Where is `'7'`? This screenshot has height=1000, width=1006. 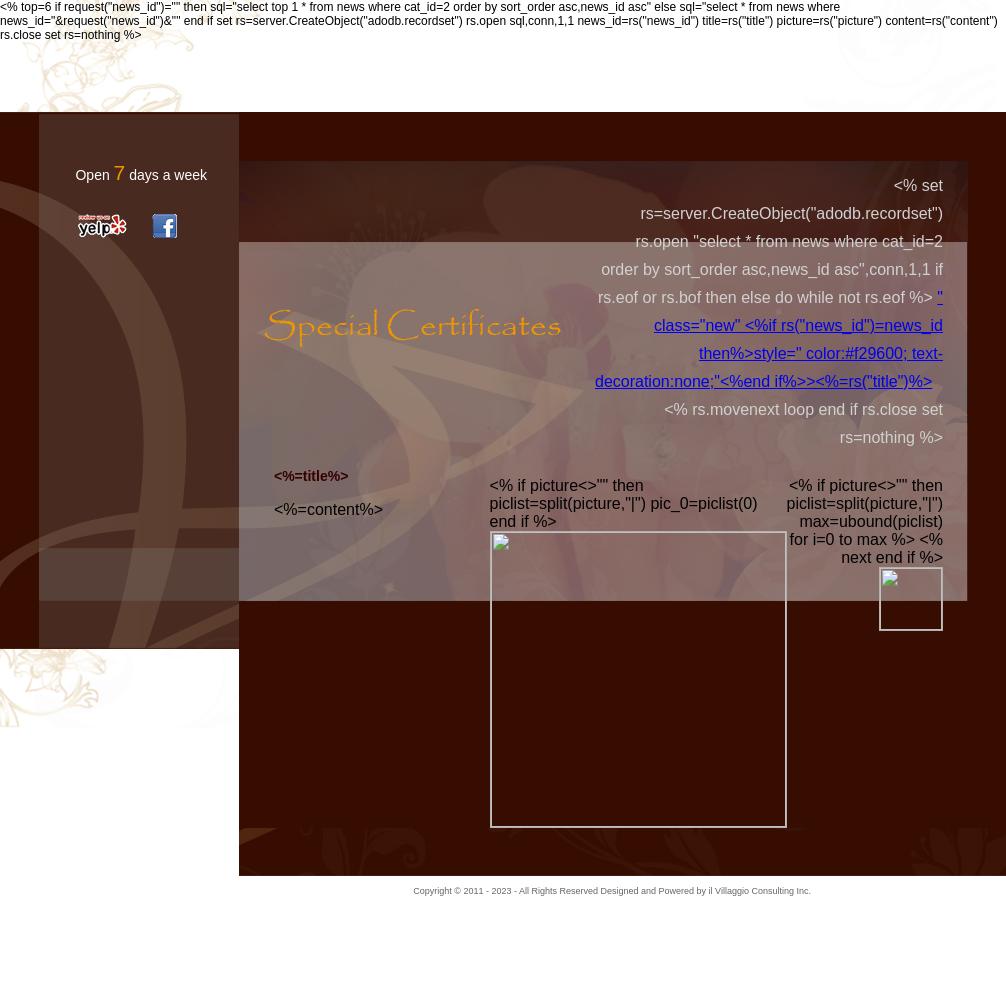
'7' is located at coordinates (119, 172).